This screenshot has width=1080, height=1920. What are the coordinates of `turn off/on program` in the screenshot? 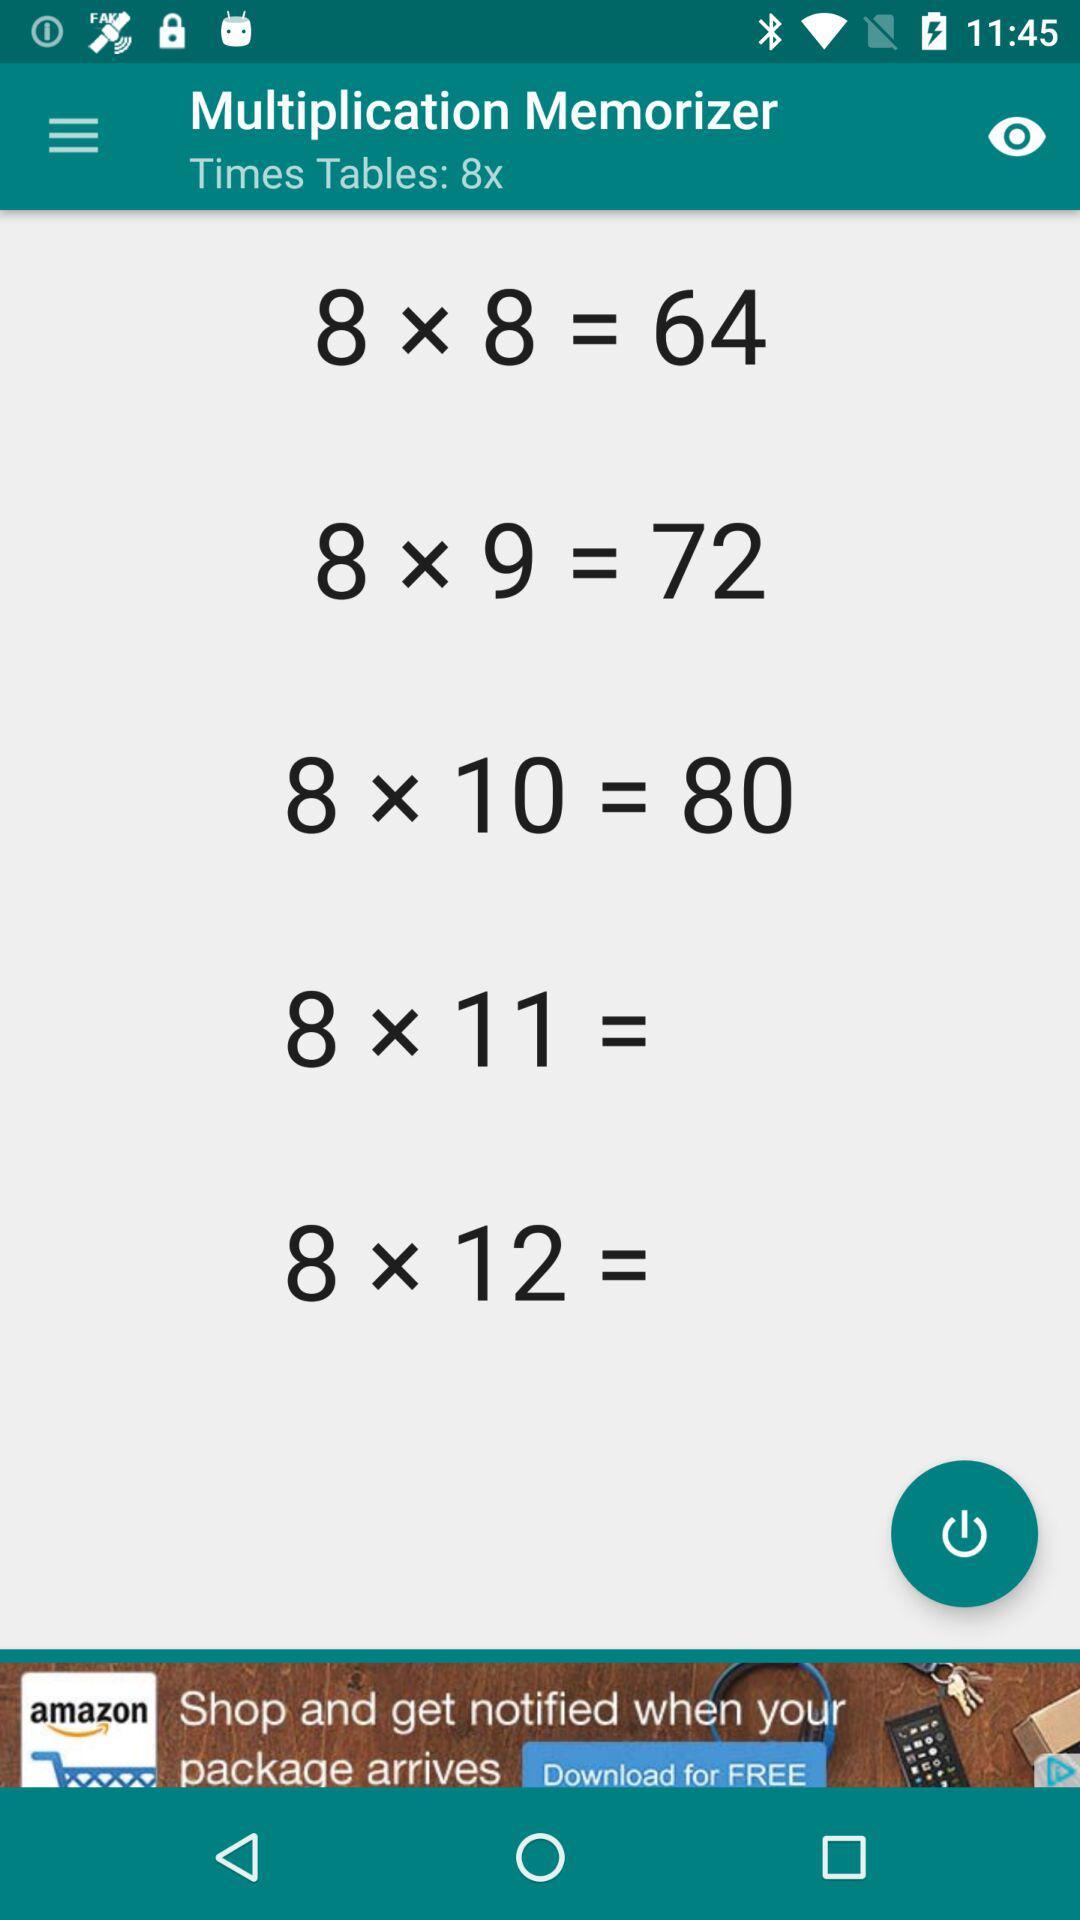 It's located at (963, 1532).